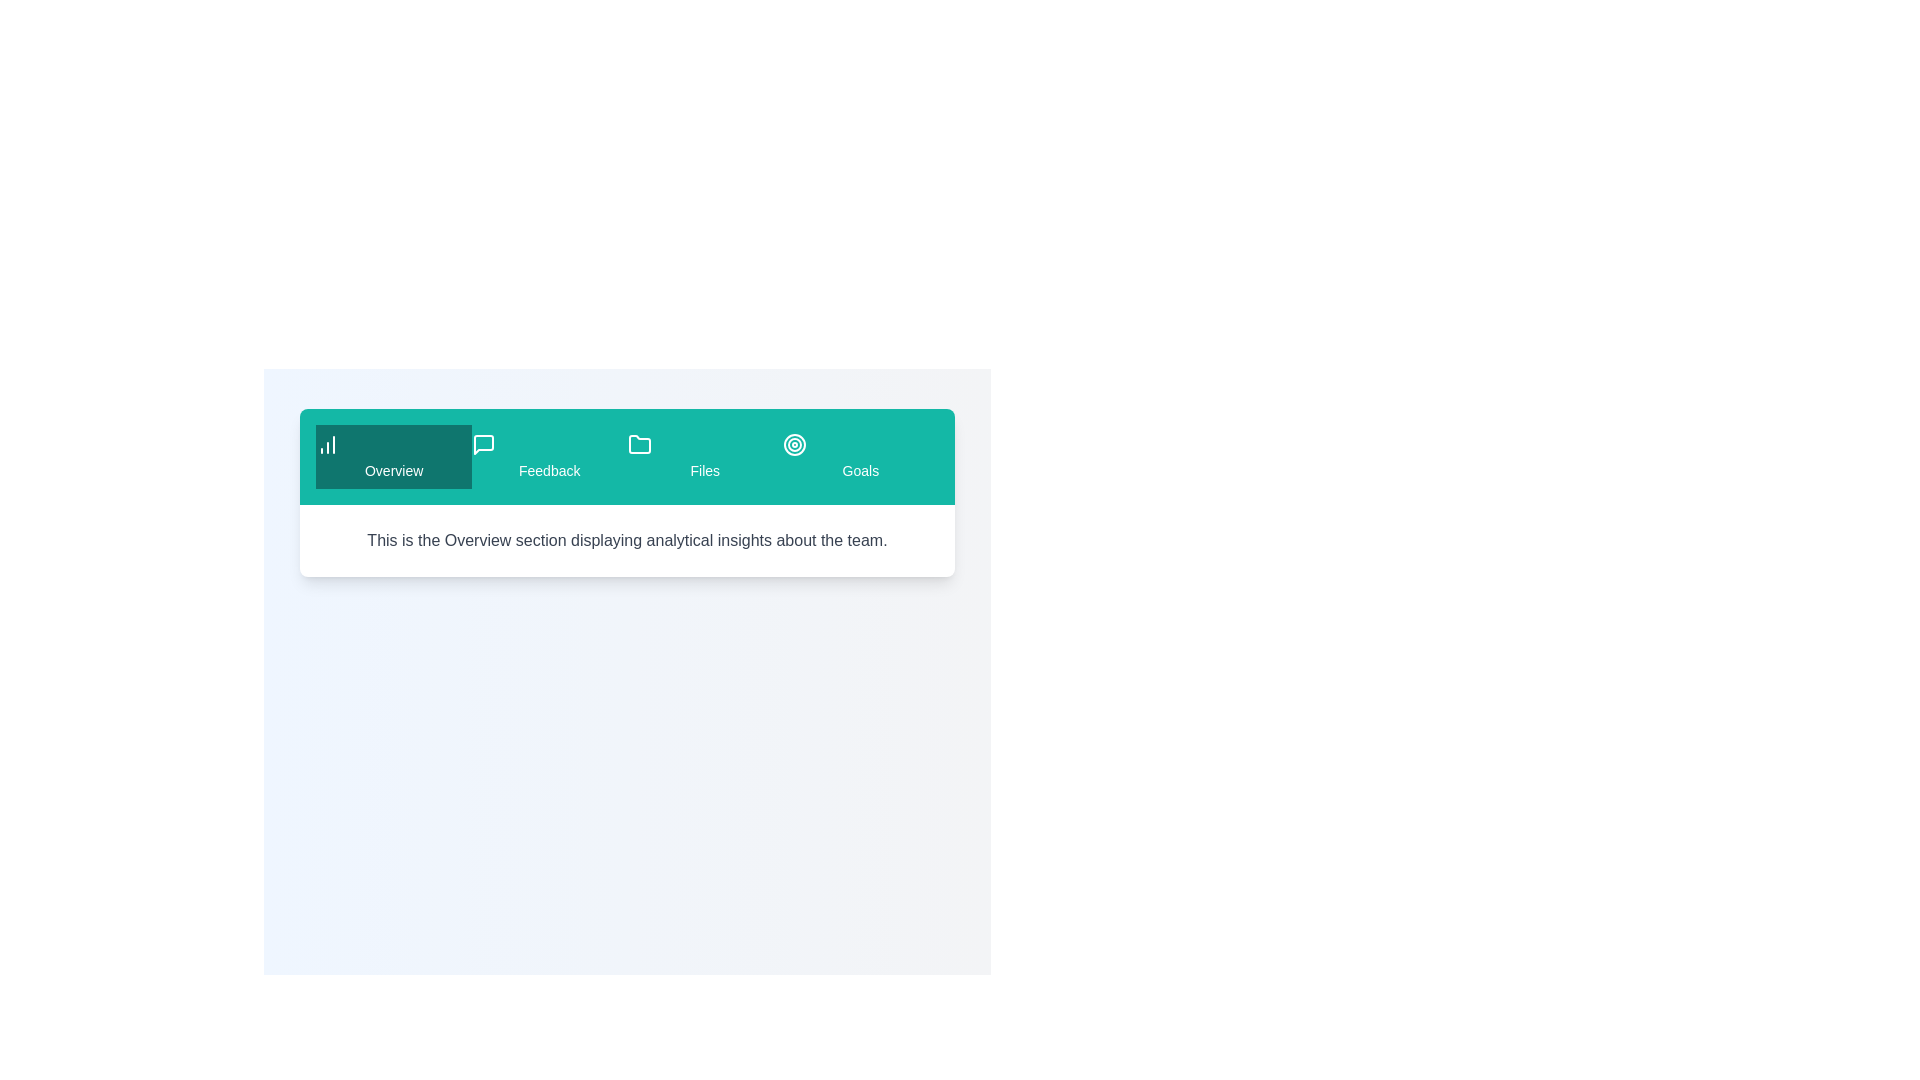 Image resolution: width=1920 pixels, height=1080 pixels. I want to click on the tab Overview to view its content, so click(394, 456).